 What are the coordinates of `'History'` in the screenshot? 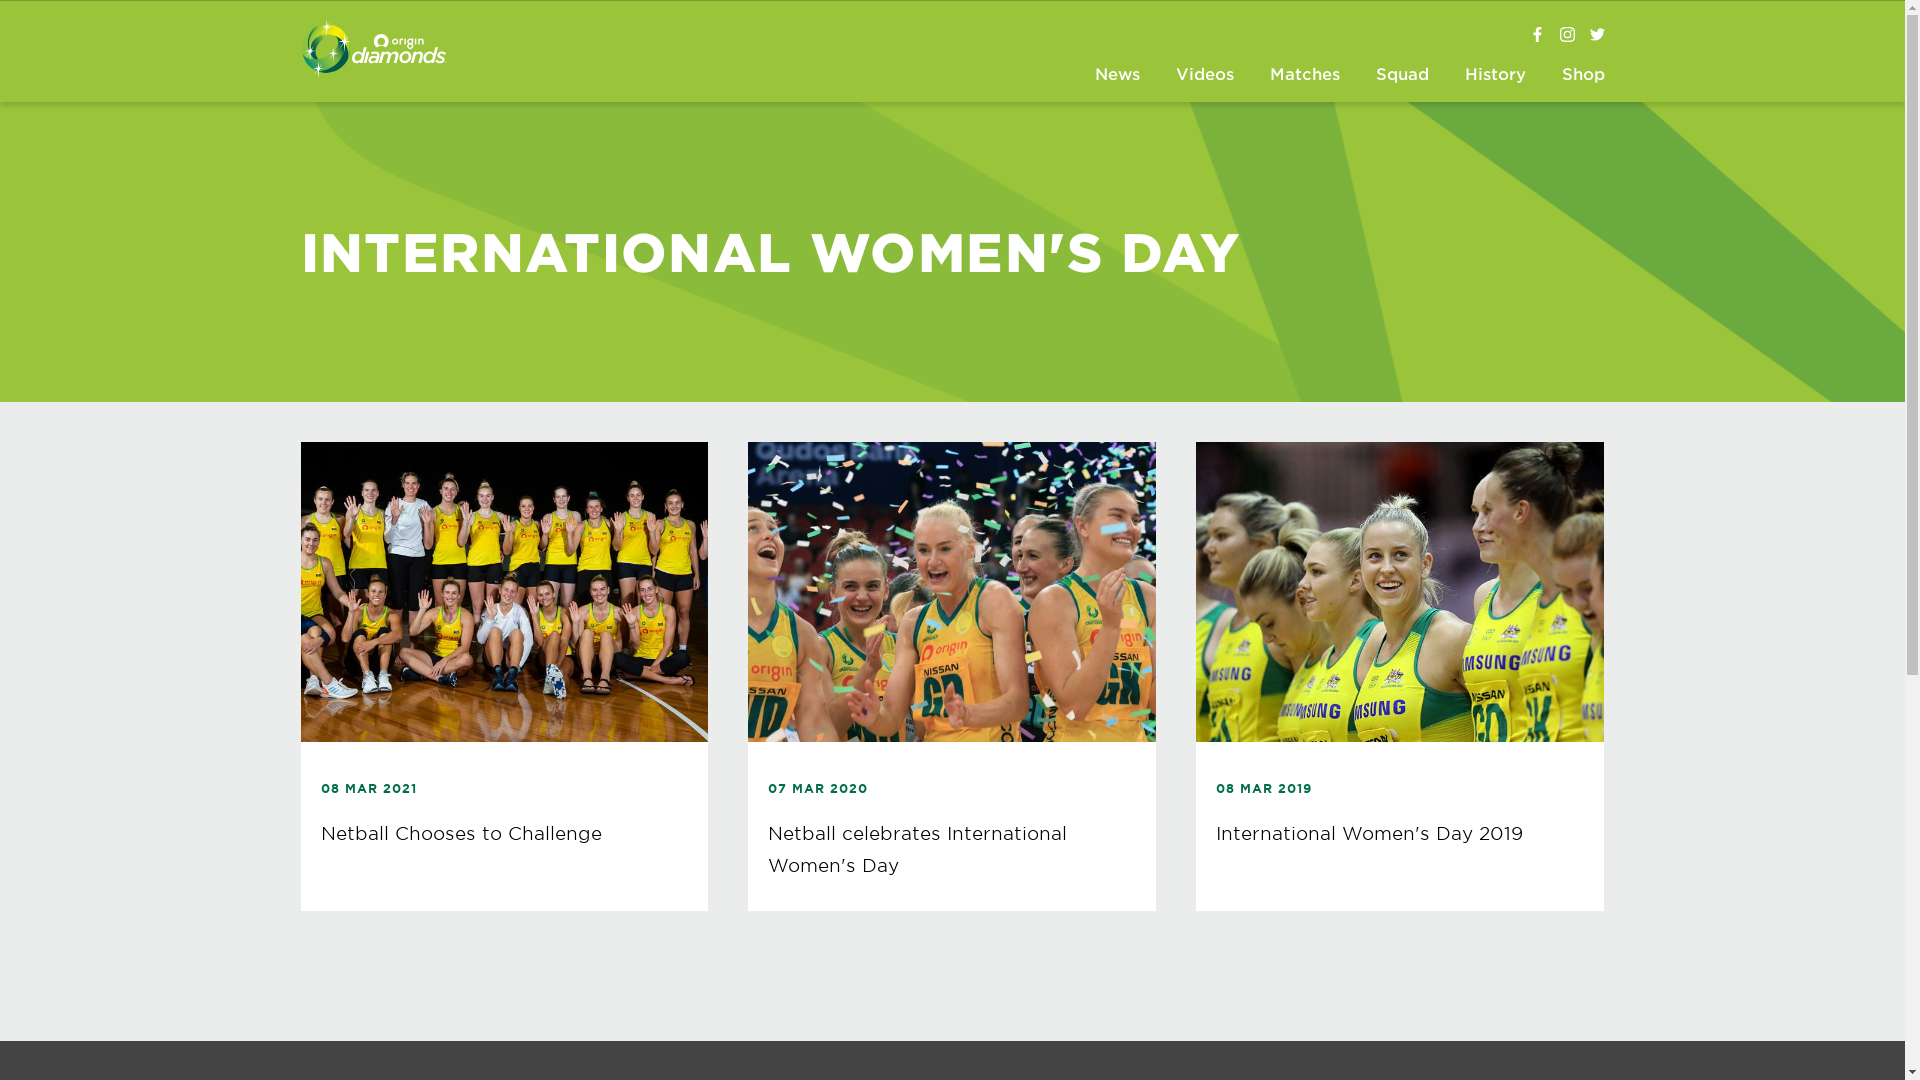 It's located at (1495, 75).